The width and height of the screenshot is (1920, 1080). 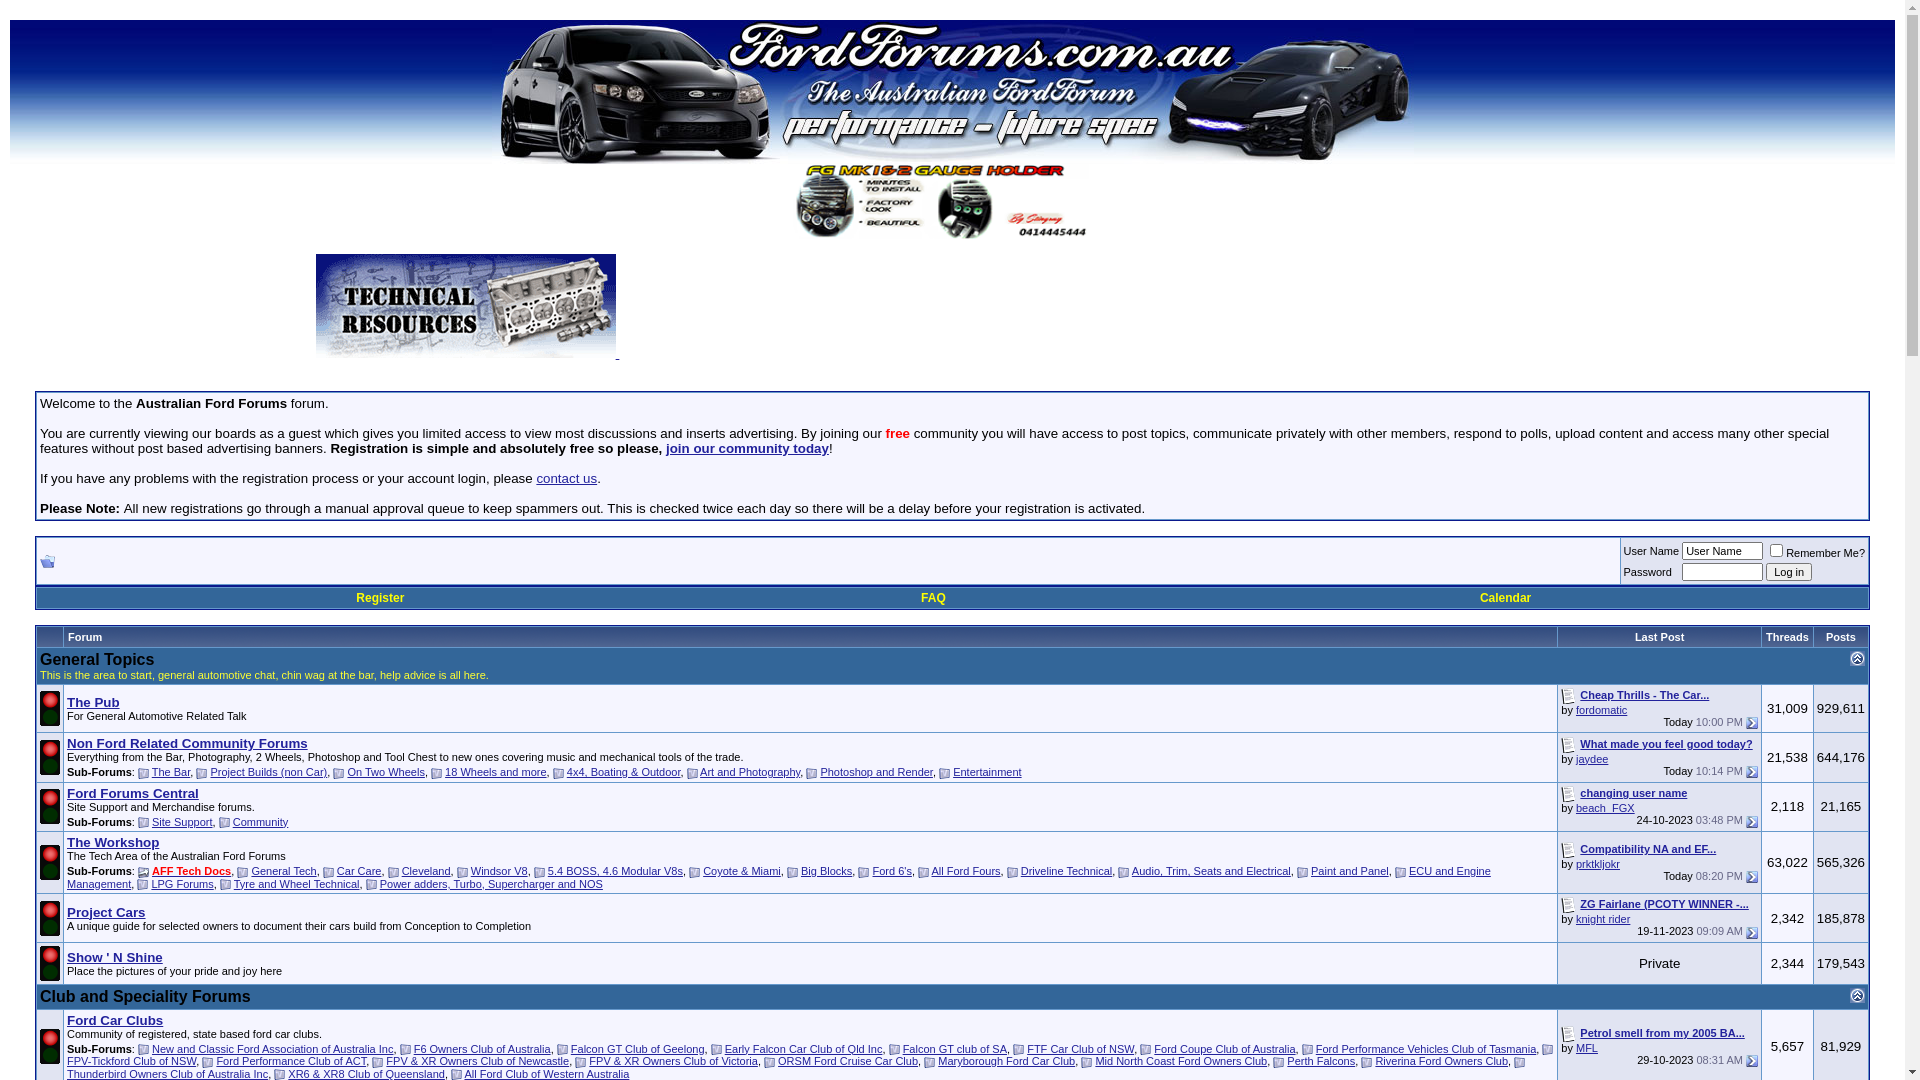 I want to click on 'Club and Speciality Forums', so click(x=144, y=996).